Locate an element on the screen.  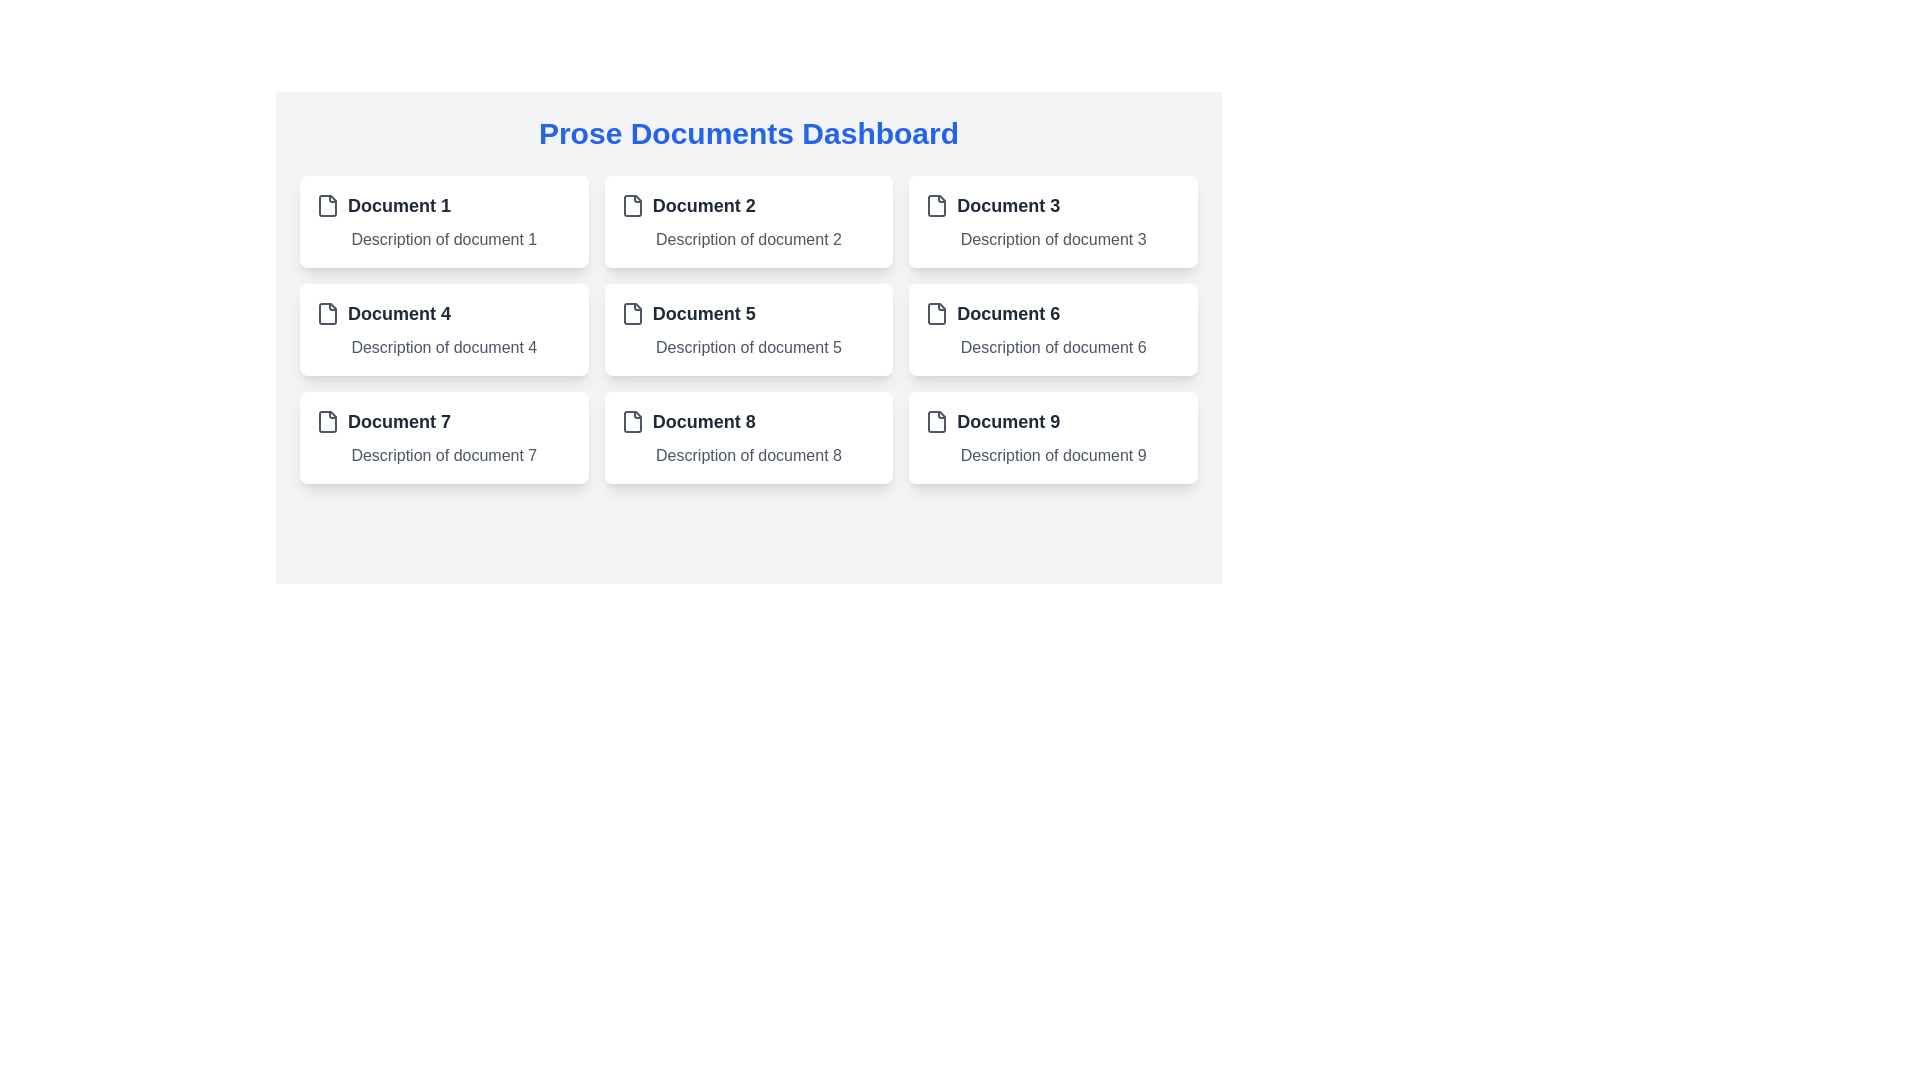
text label that serves as a title or identifier for a document-related item, located in the top row, third column of the dashboard grid is located at coordinates (1008, 205).